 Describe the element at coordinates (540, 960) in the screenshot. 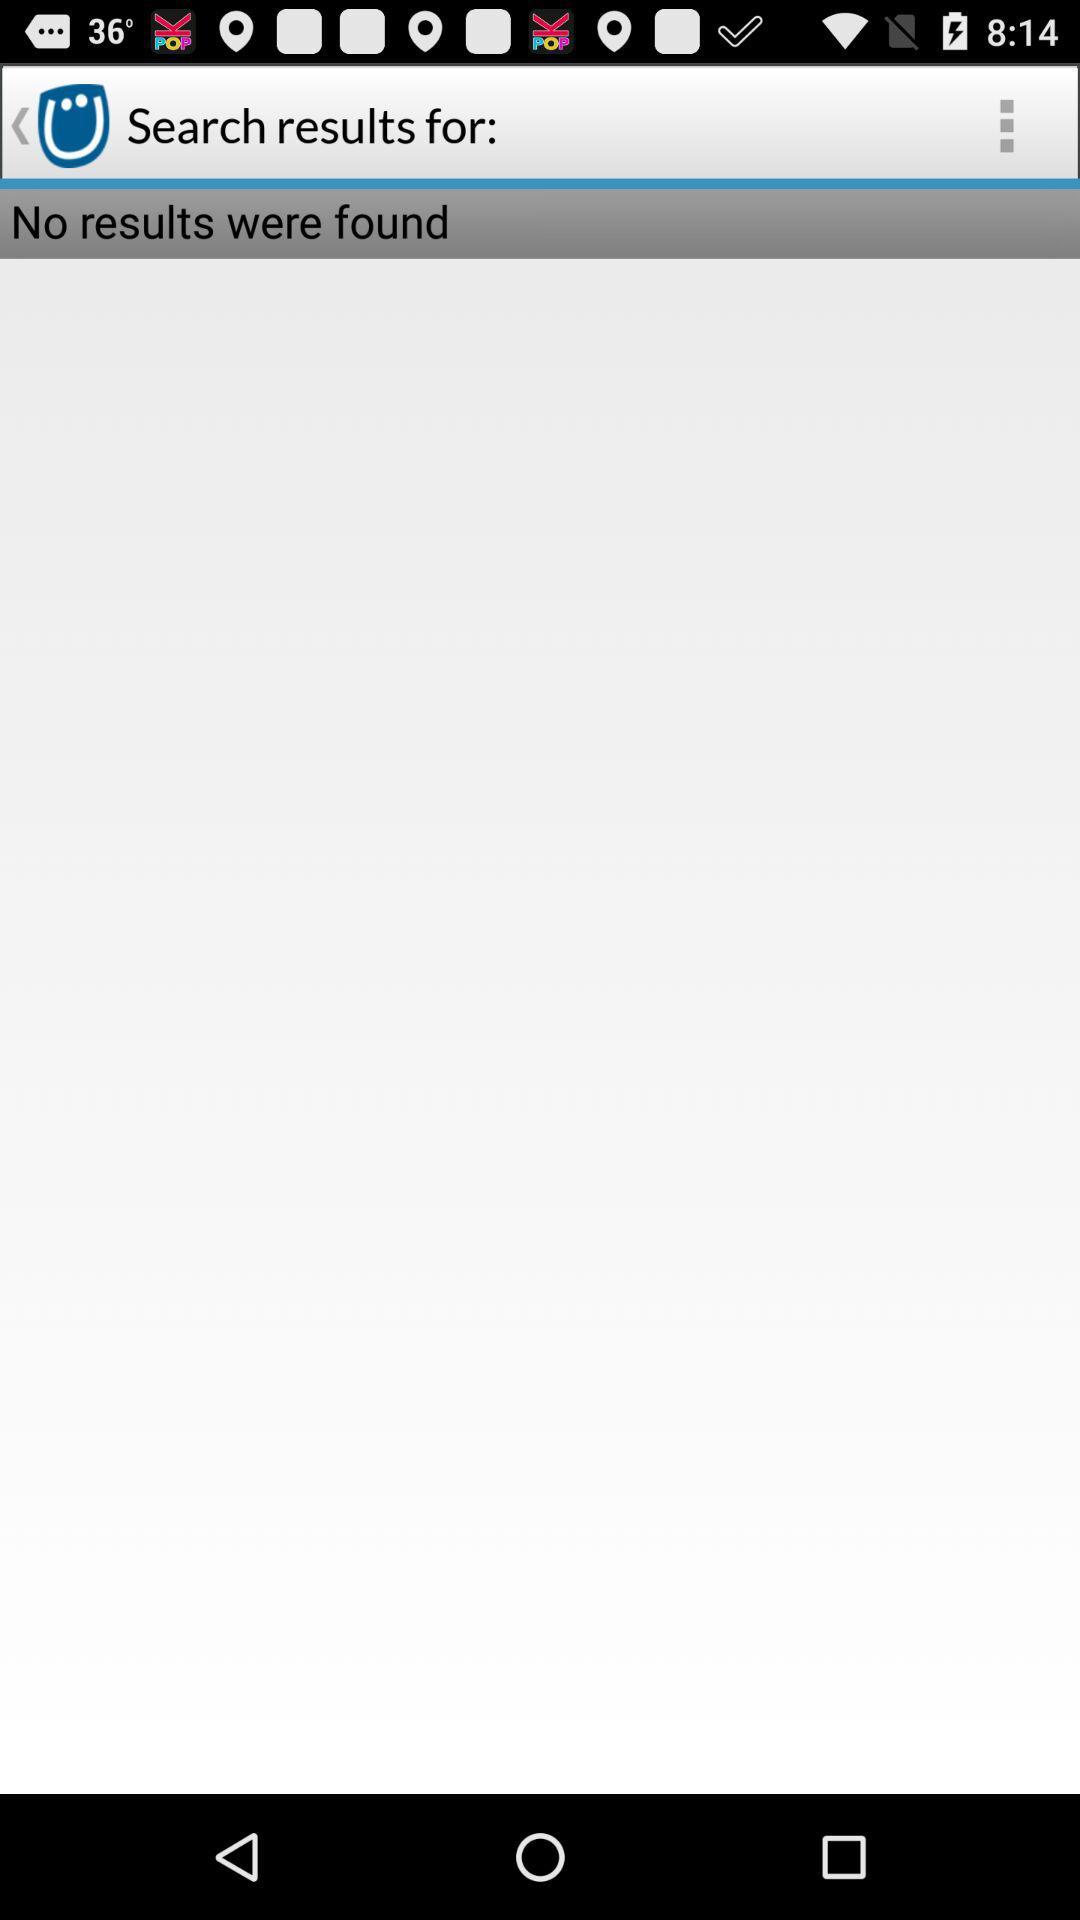

I see `item below the no results were icon` at that location.